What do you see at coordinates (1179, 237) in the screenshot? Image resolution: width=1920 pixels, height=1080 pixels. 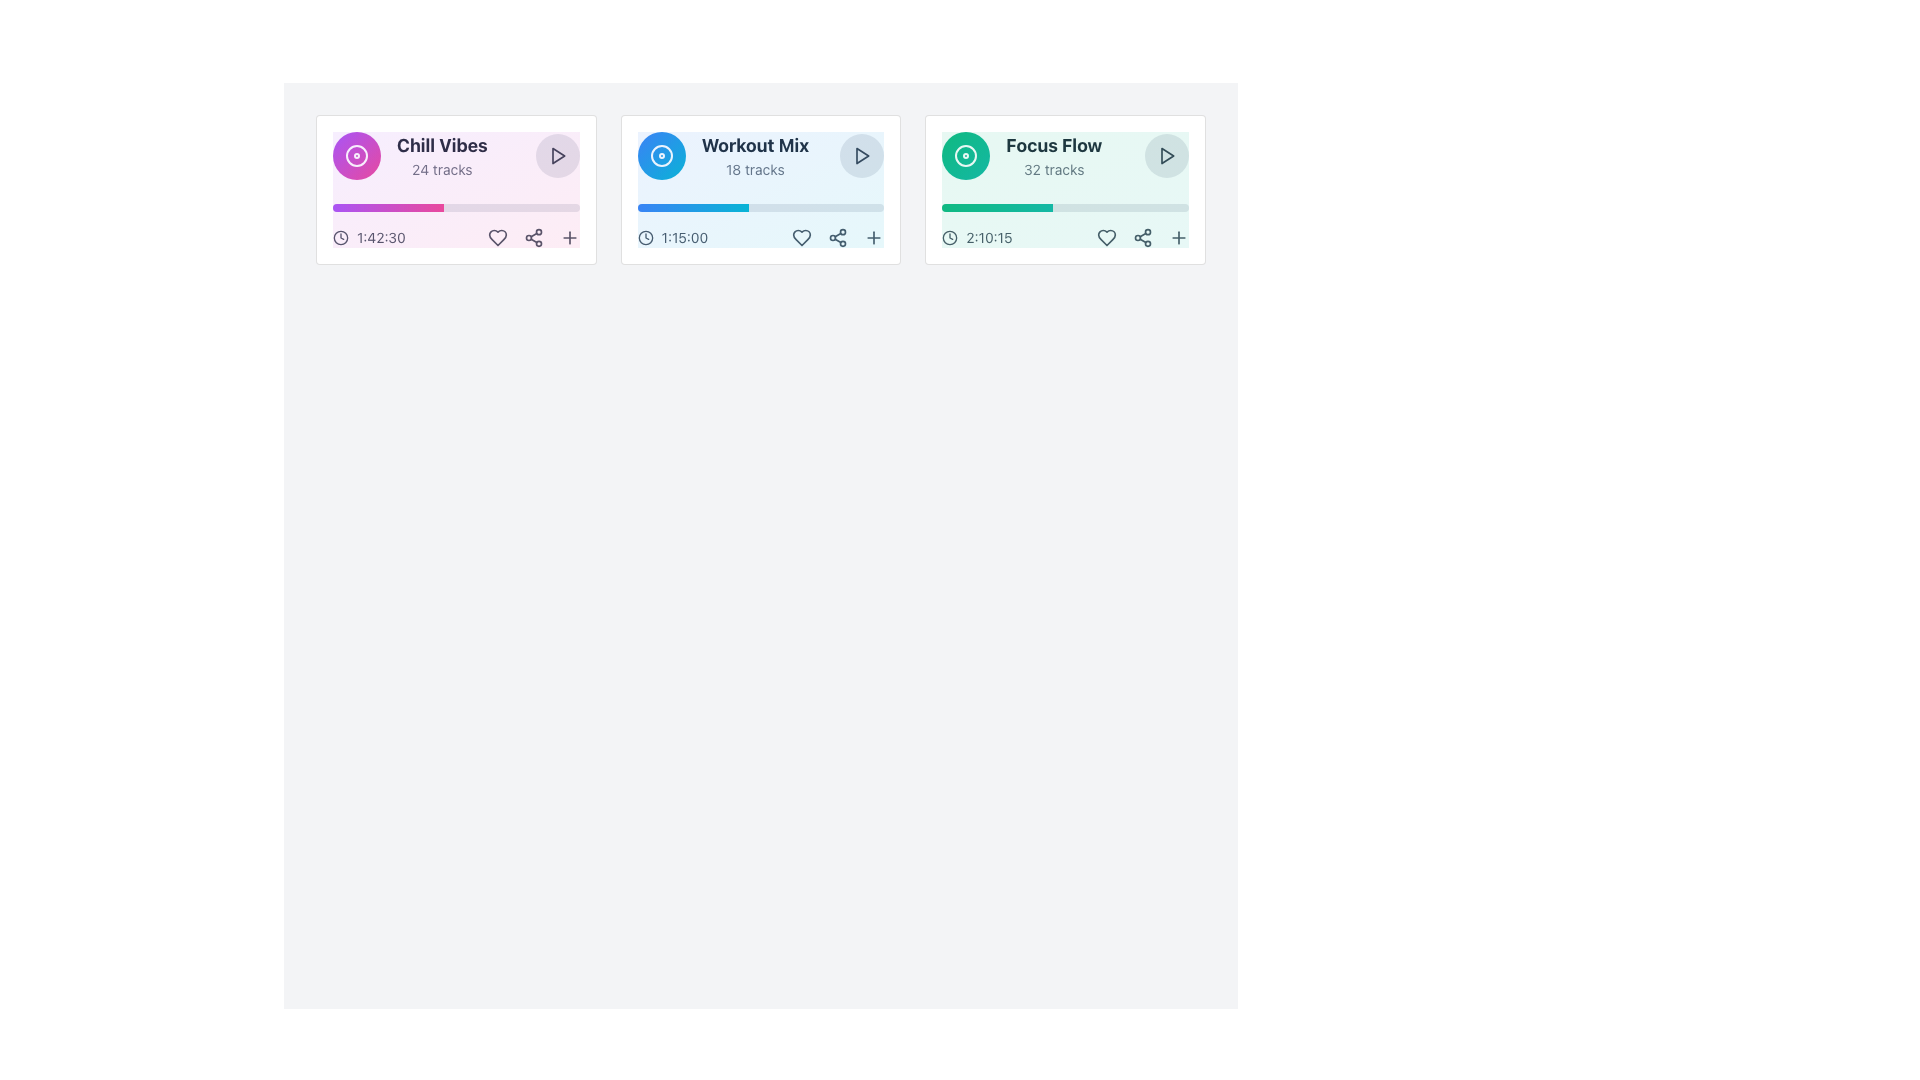 I see `the '+' button located at the bottom right of the 'Focus Flow' card` at bounding box center [1179, 237].